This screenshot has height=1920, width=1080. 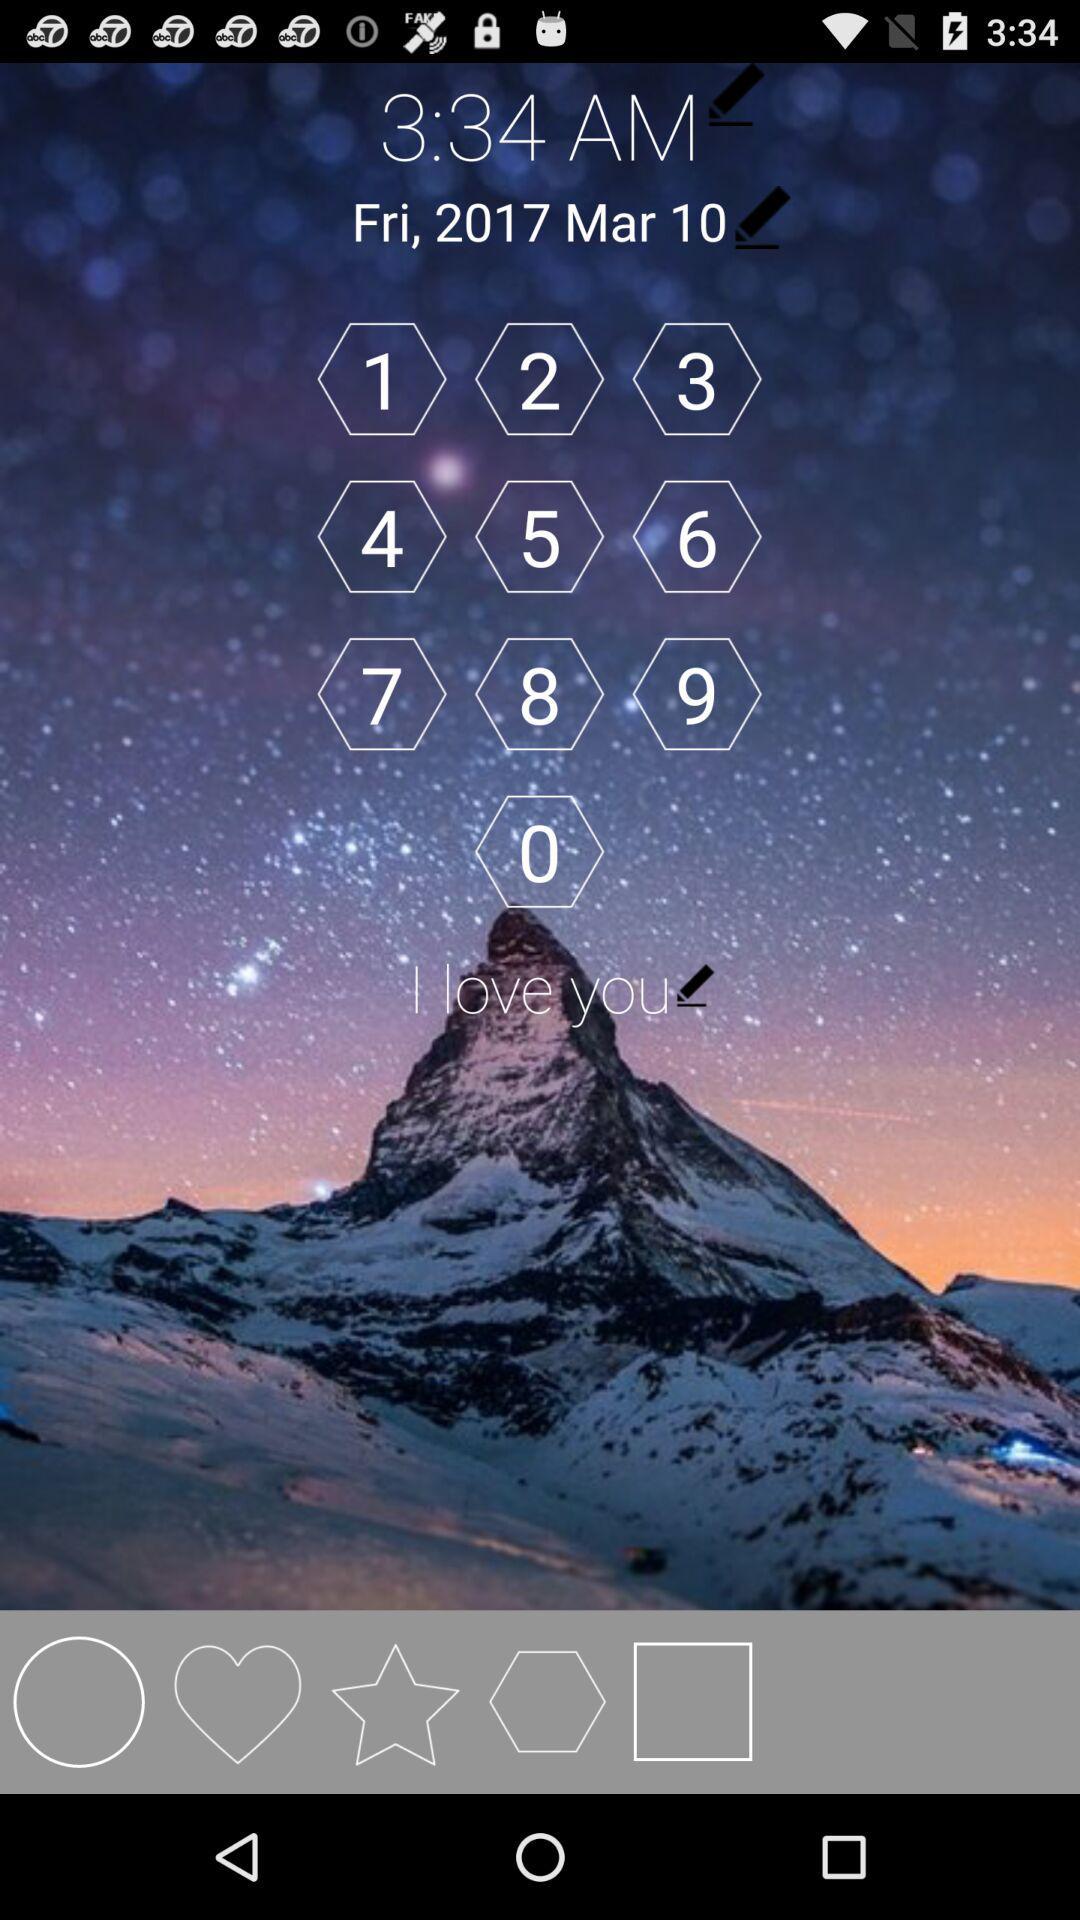 What do you see at coordinates (382, 536) in the screenshot?
I see `item below 1 icon` at bounding box center [382, 536].